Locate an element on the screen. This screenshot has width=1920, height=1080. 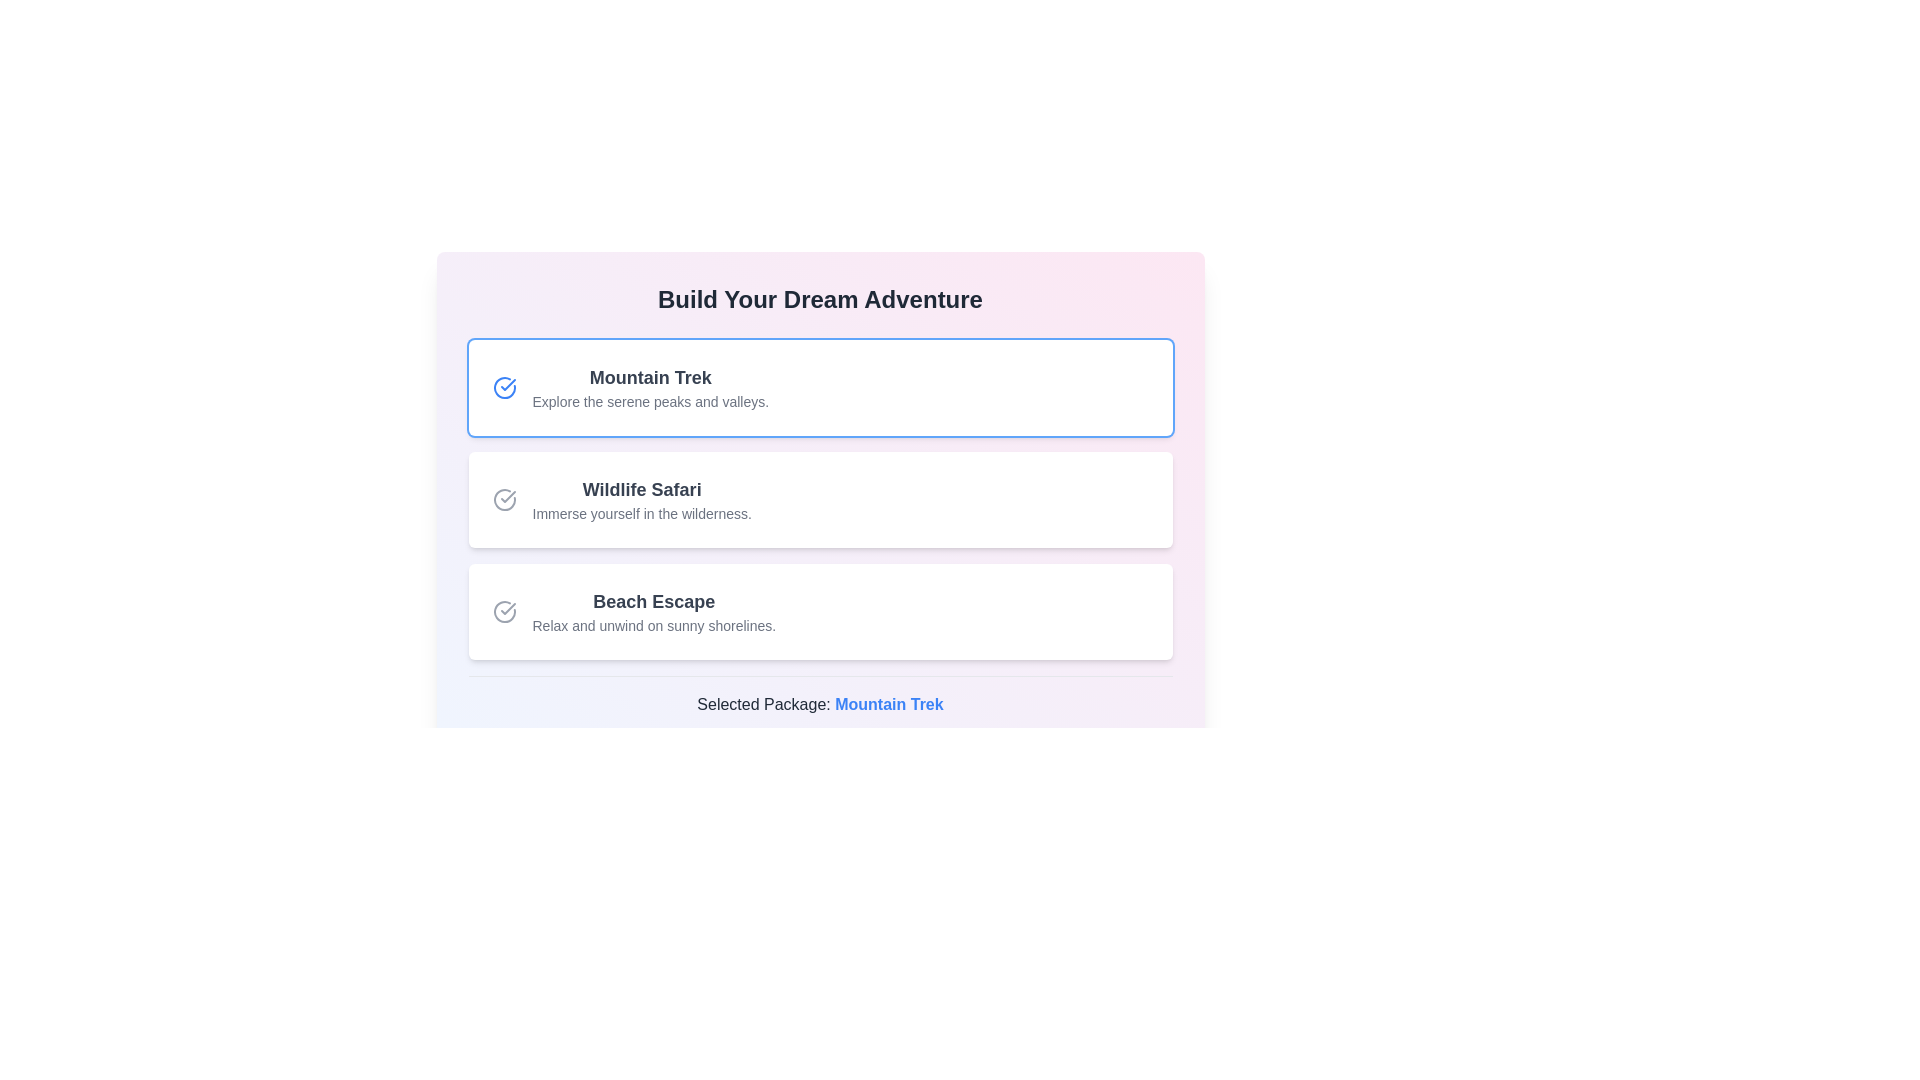
checkmark icon SVG element, which is styled with a gray stroke and located next to the 'Mountain Trek' text in the first selection option, for debugging purposes is located at coordinates (508, 608).